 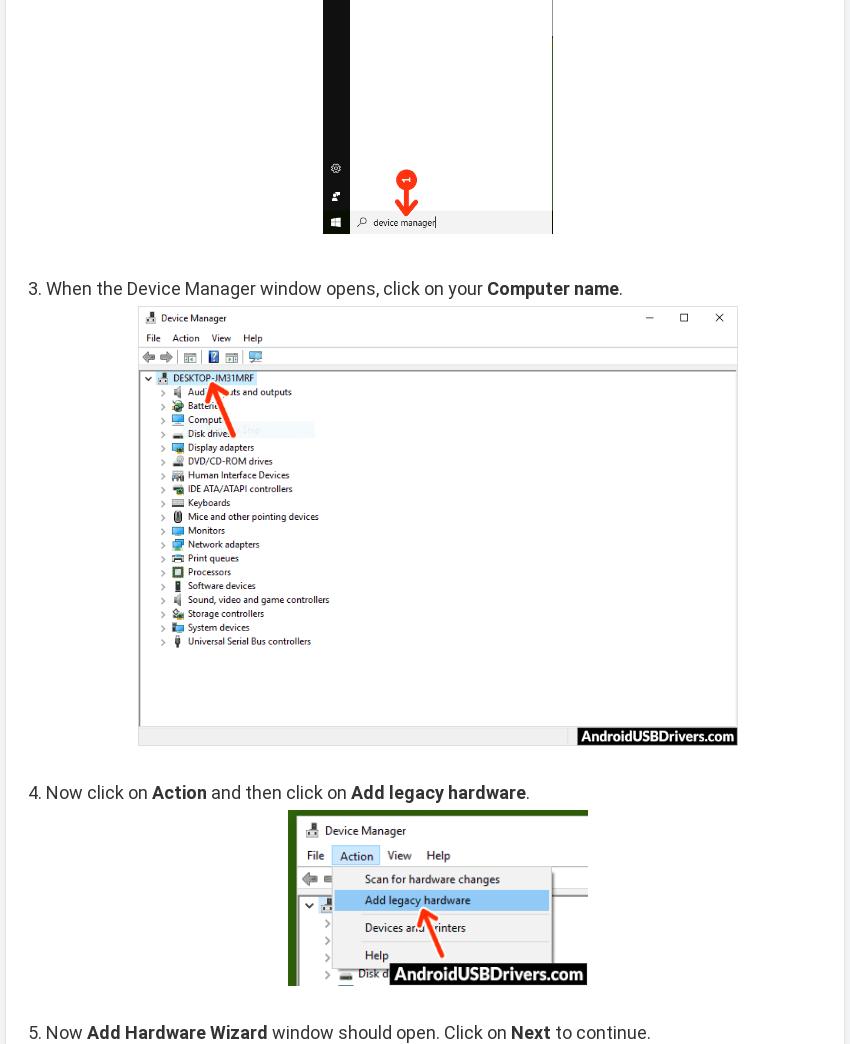 I want to click on 'to continue.', so click(x=600, y=1031).